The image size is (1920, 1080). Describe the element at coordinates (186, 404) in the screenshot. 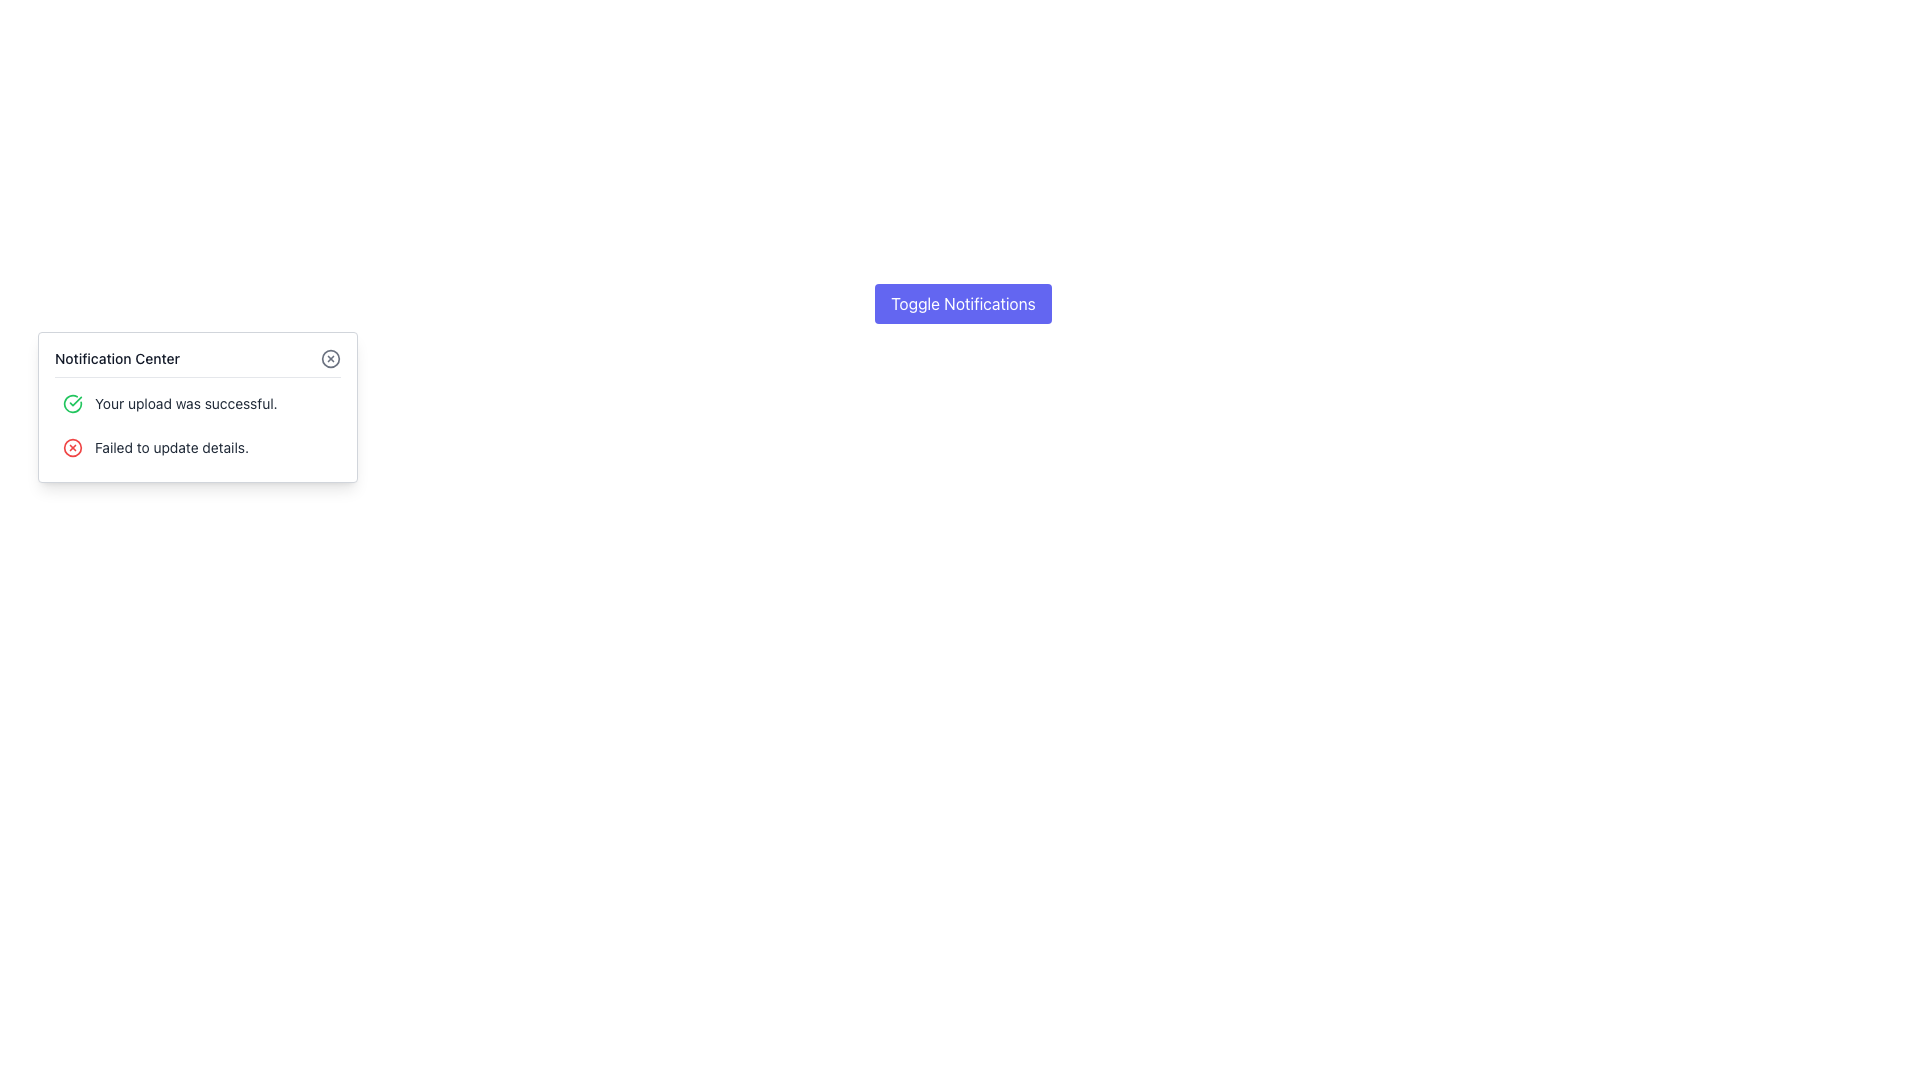

I see `the success message Text Label that indicates the upload operation has been successfully completed, positioned to the right of a green checkmark icon within a notification card` at that location.